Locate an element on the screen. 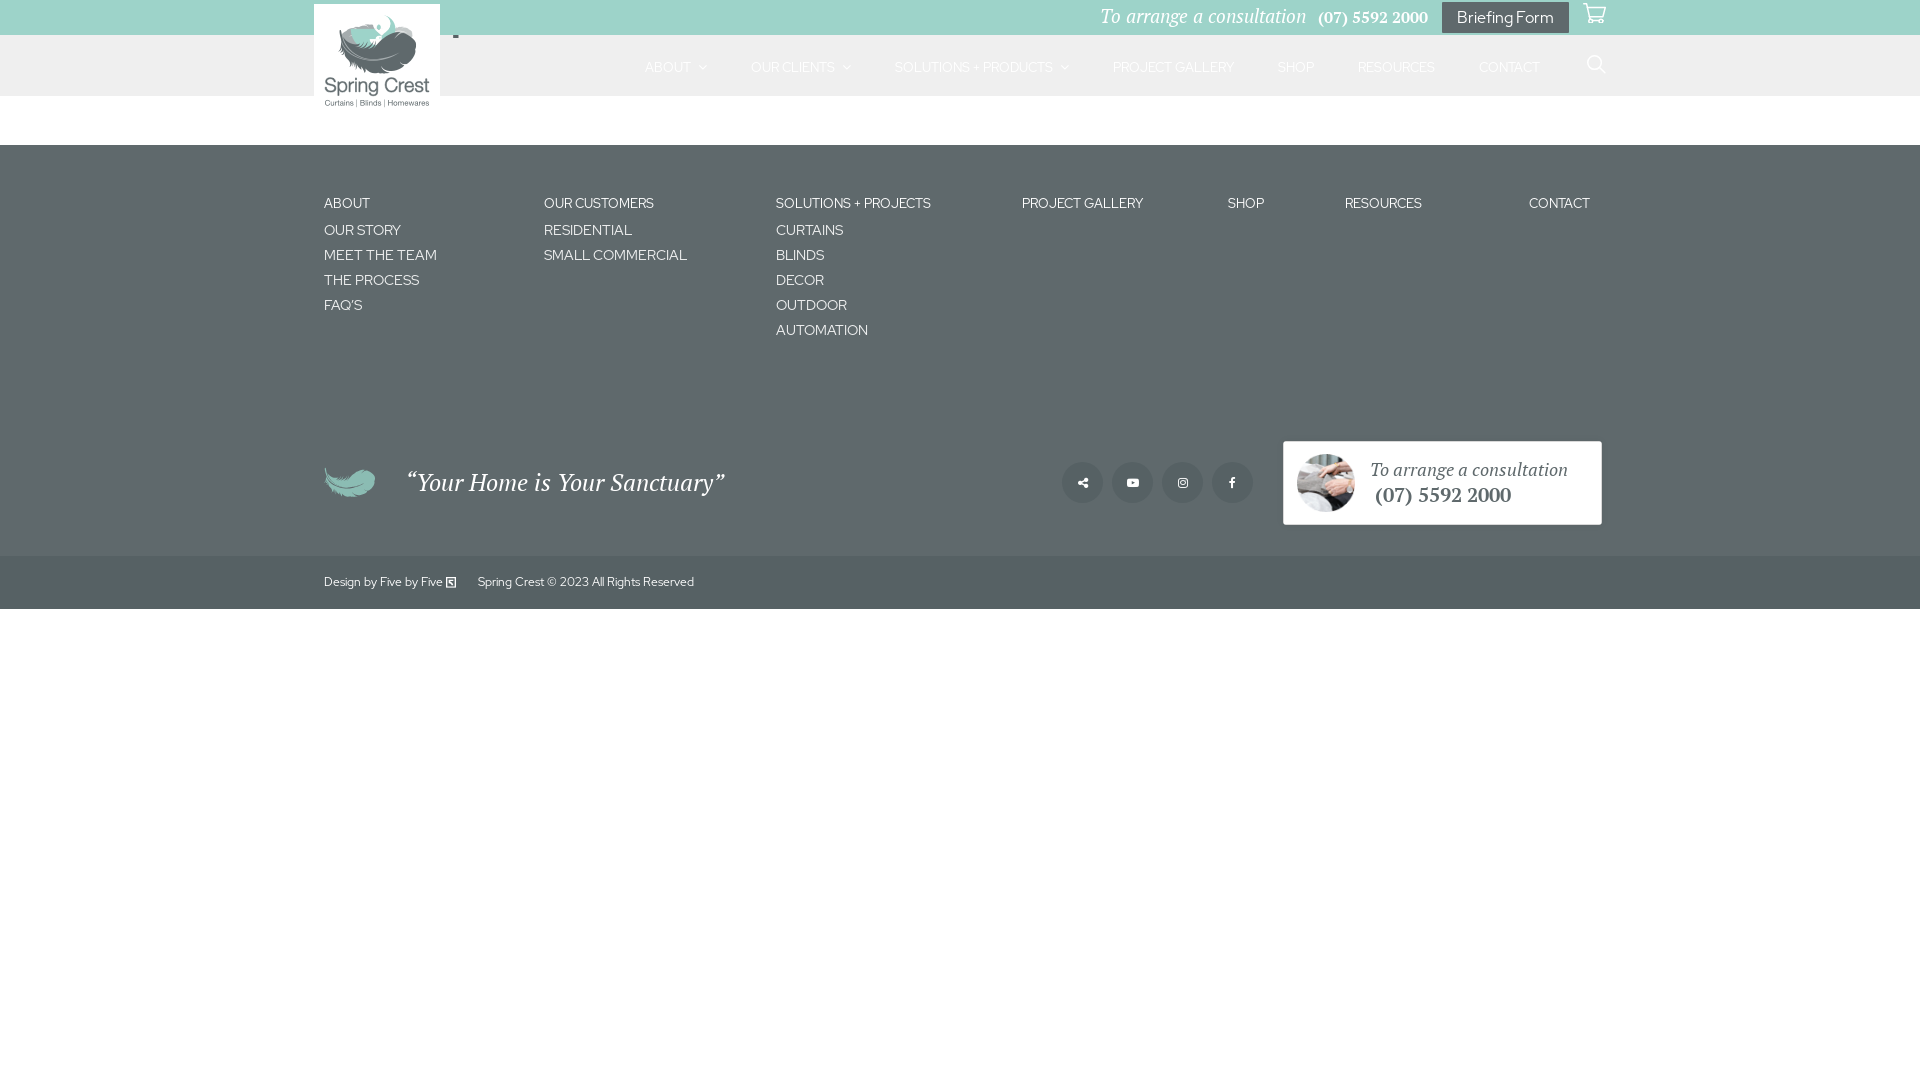 The height and width of the screenshot is (1080, 1920). 'PROJECT GALLERY' is located at coordinates (1081, 203).